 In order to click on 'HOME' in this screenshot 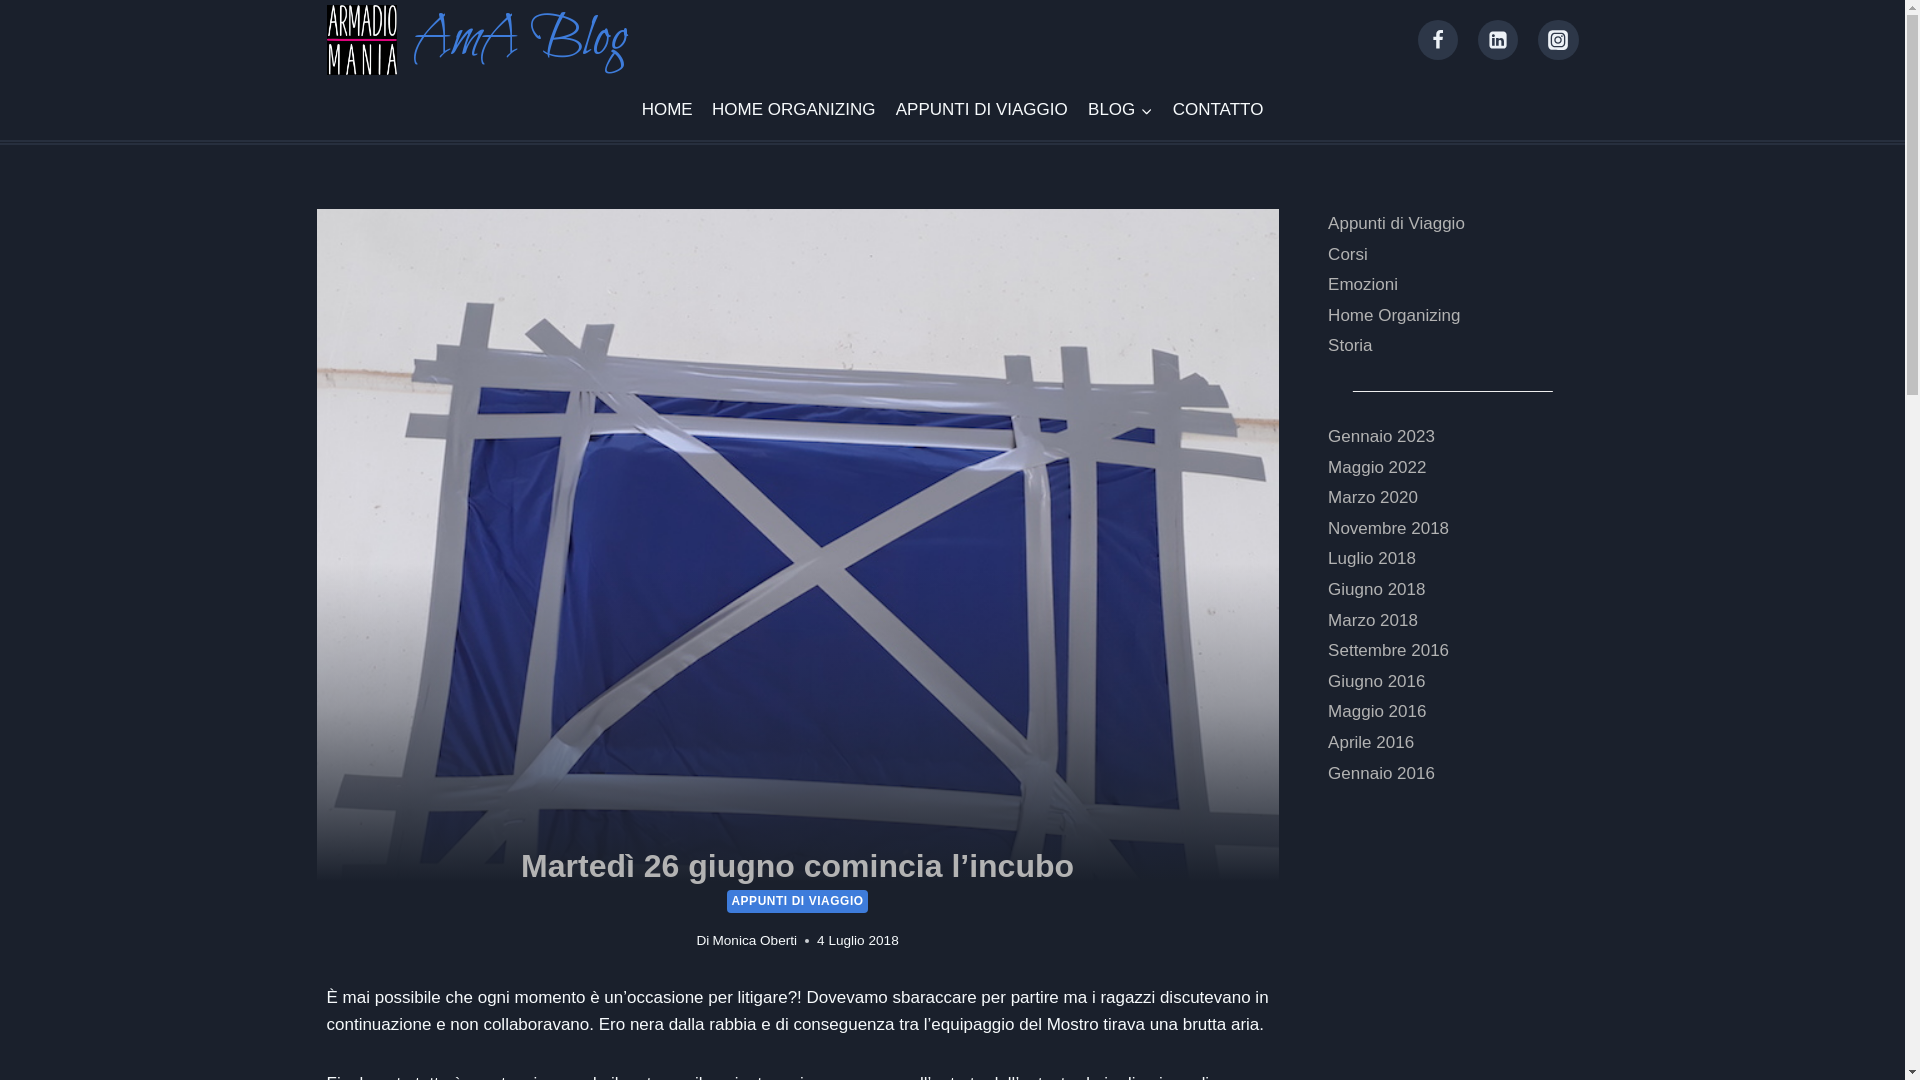, I will do `click(666, 110)`.